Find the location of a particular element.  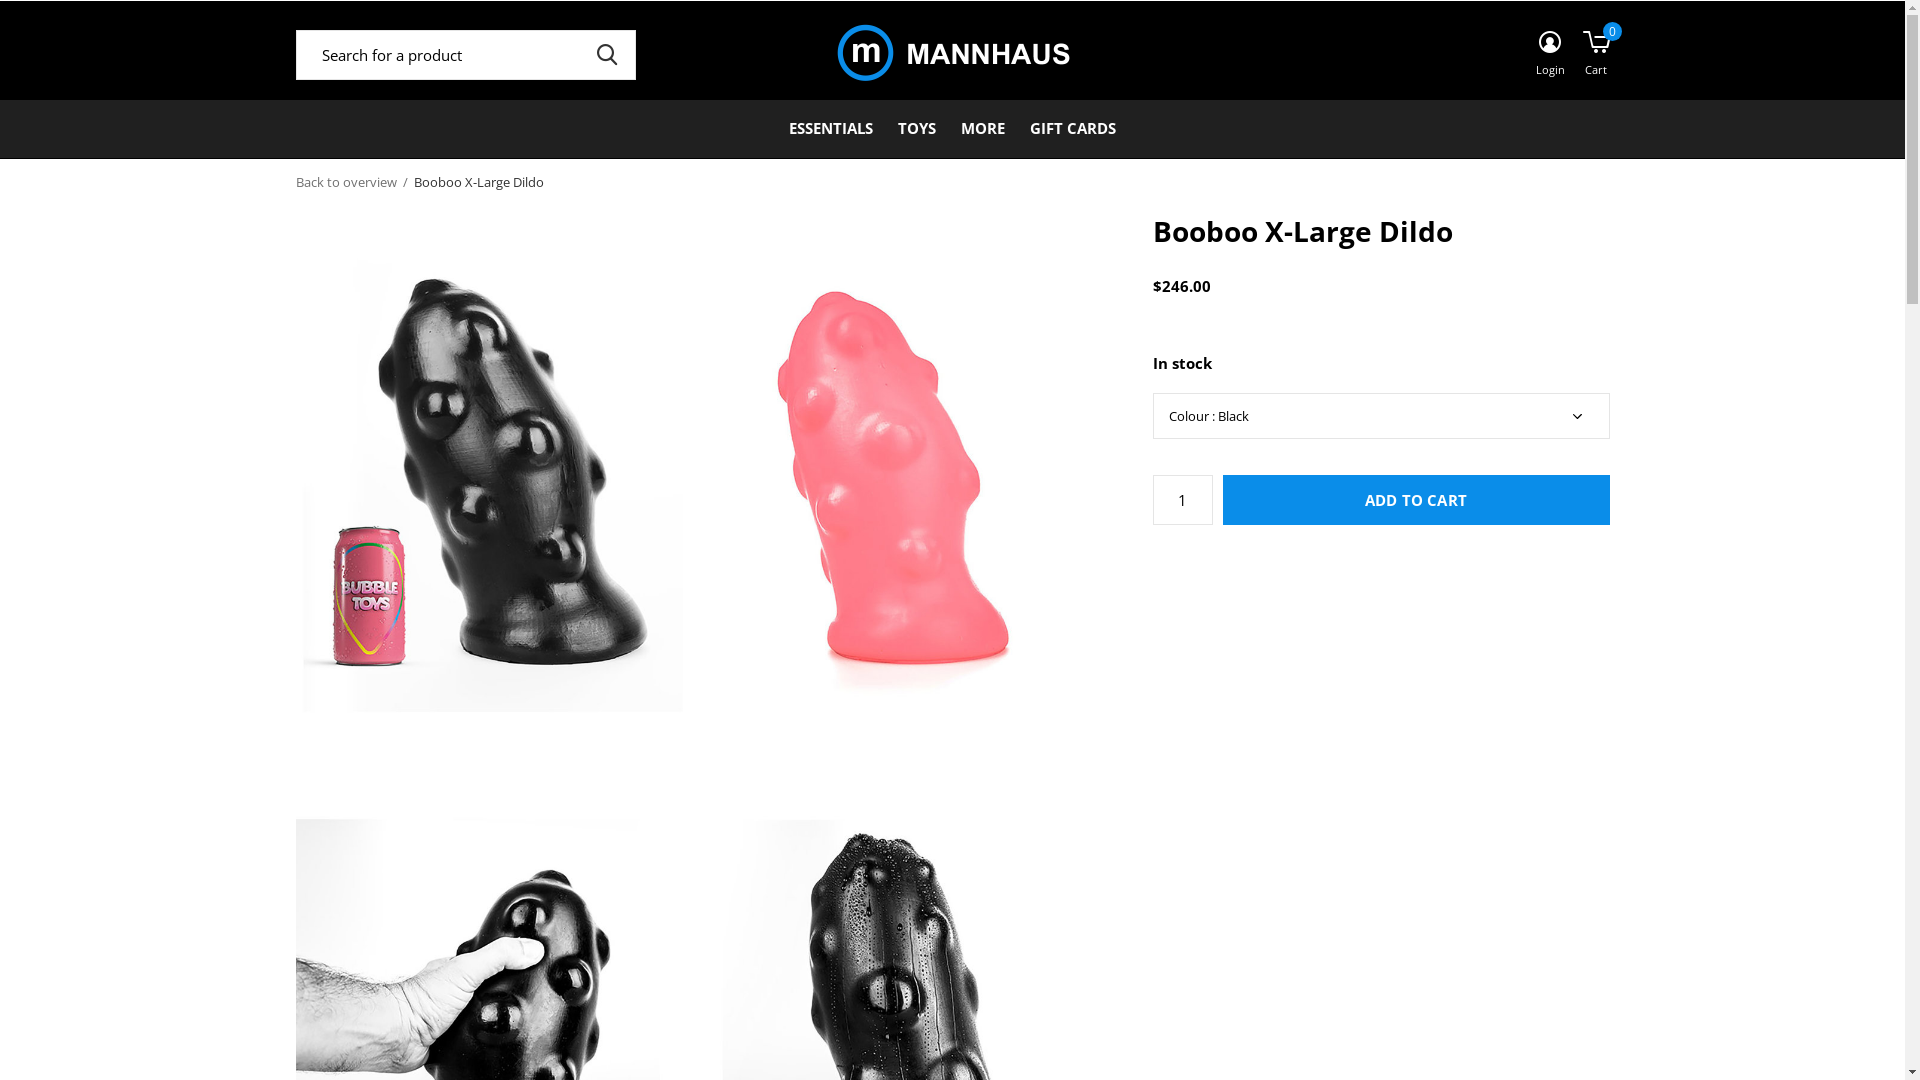

'TOYS' is located at coordinates (915, 127).